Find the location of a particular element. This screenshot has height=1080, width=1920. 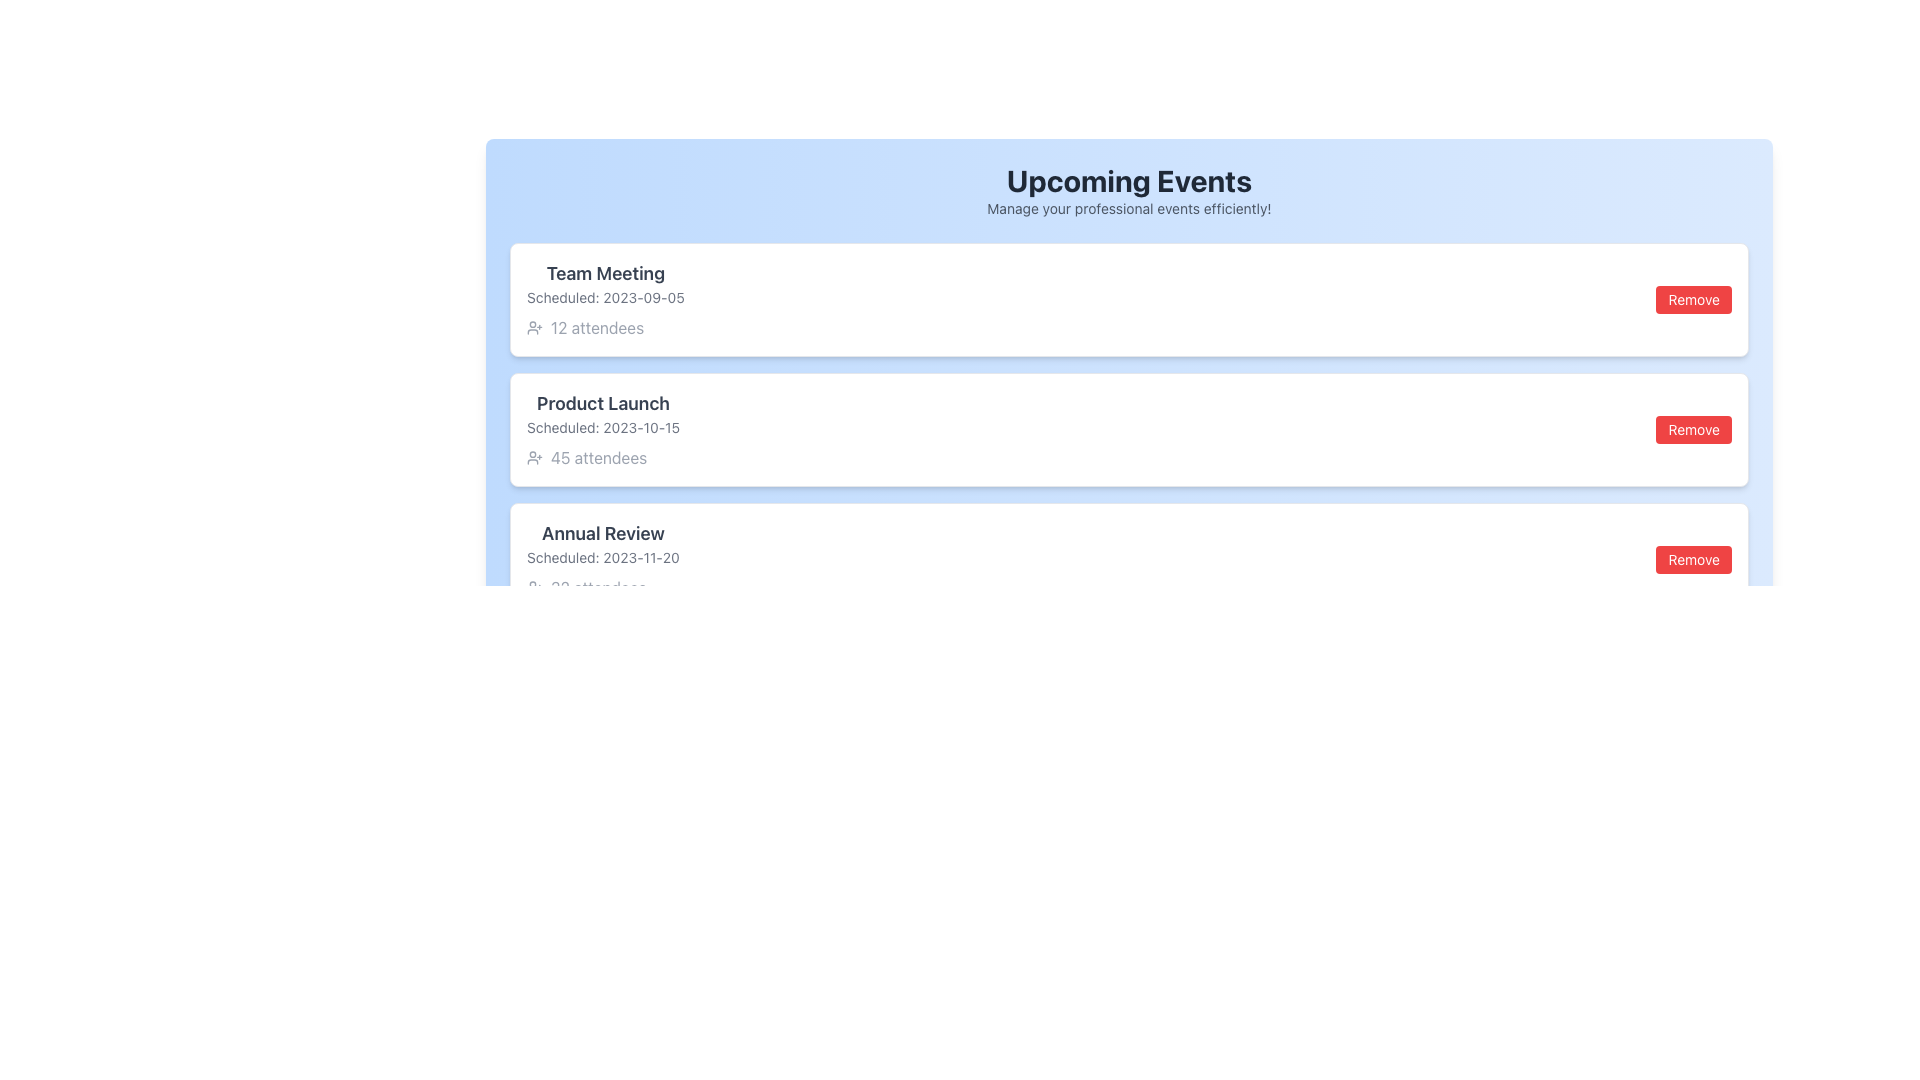

text element displaying '45 attendees', which is located beneath the event title 'Product Launch' and to the right of a user icon, indicating attendee information is located at coordinates (598, 458).